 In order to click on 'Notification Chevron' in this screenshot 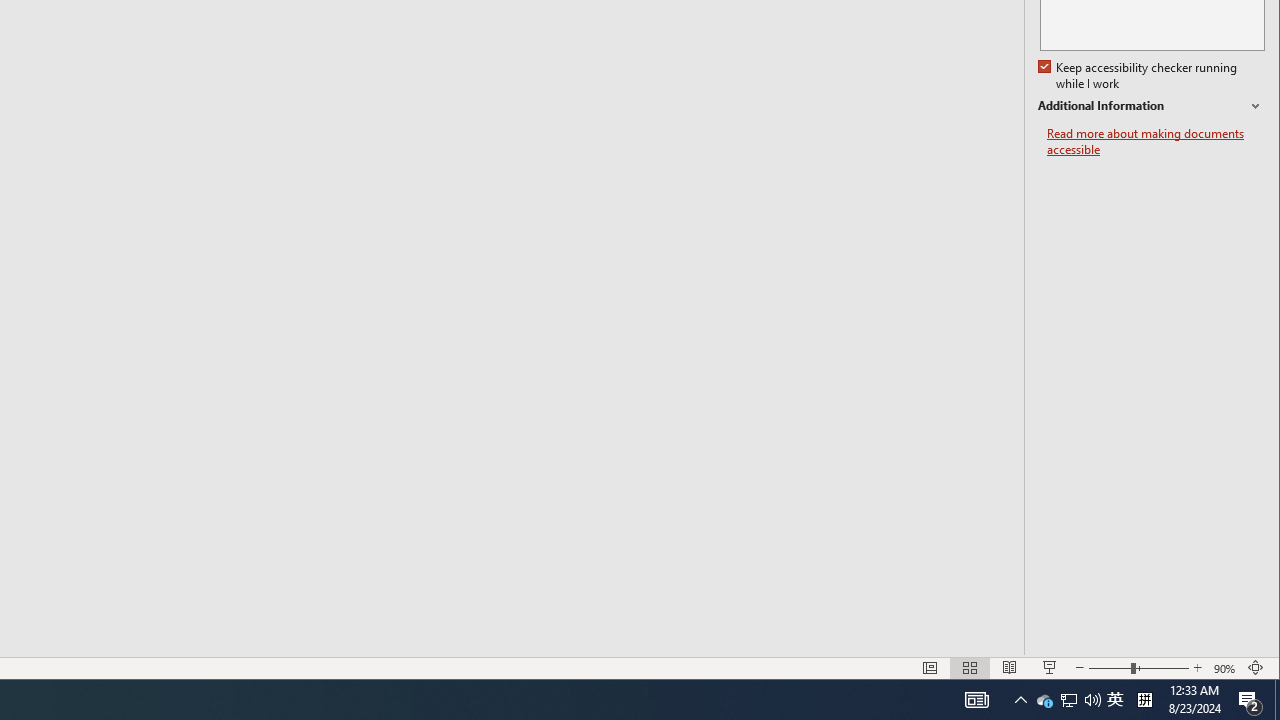, I will do `click(1020, 698)`.